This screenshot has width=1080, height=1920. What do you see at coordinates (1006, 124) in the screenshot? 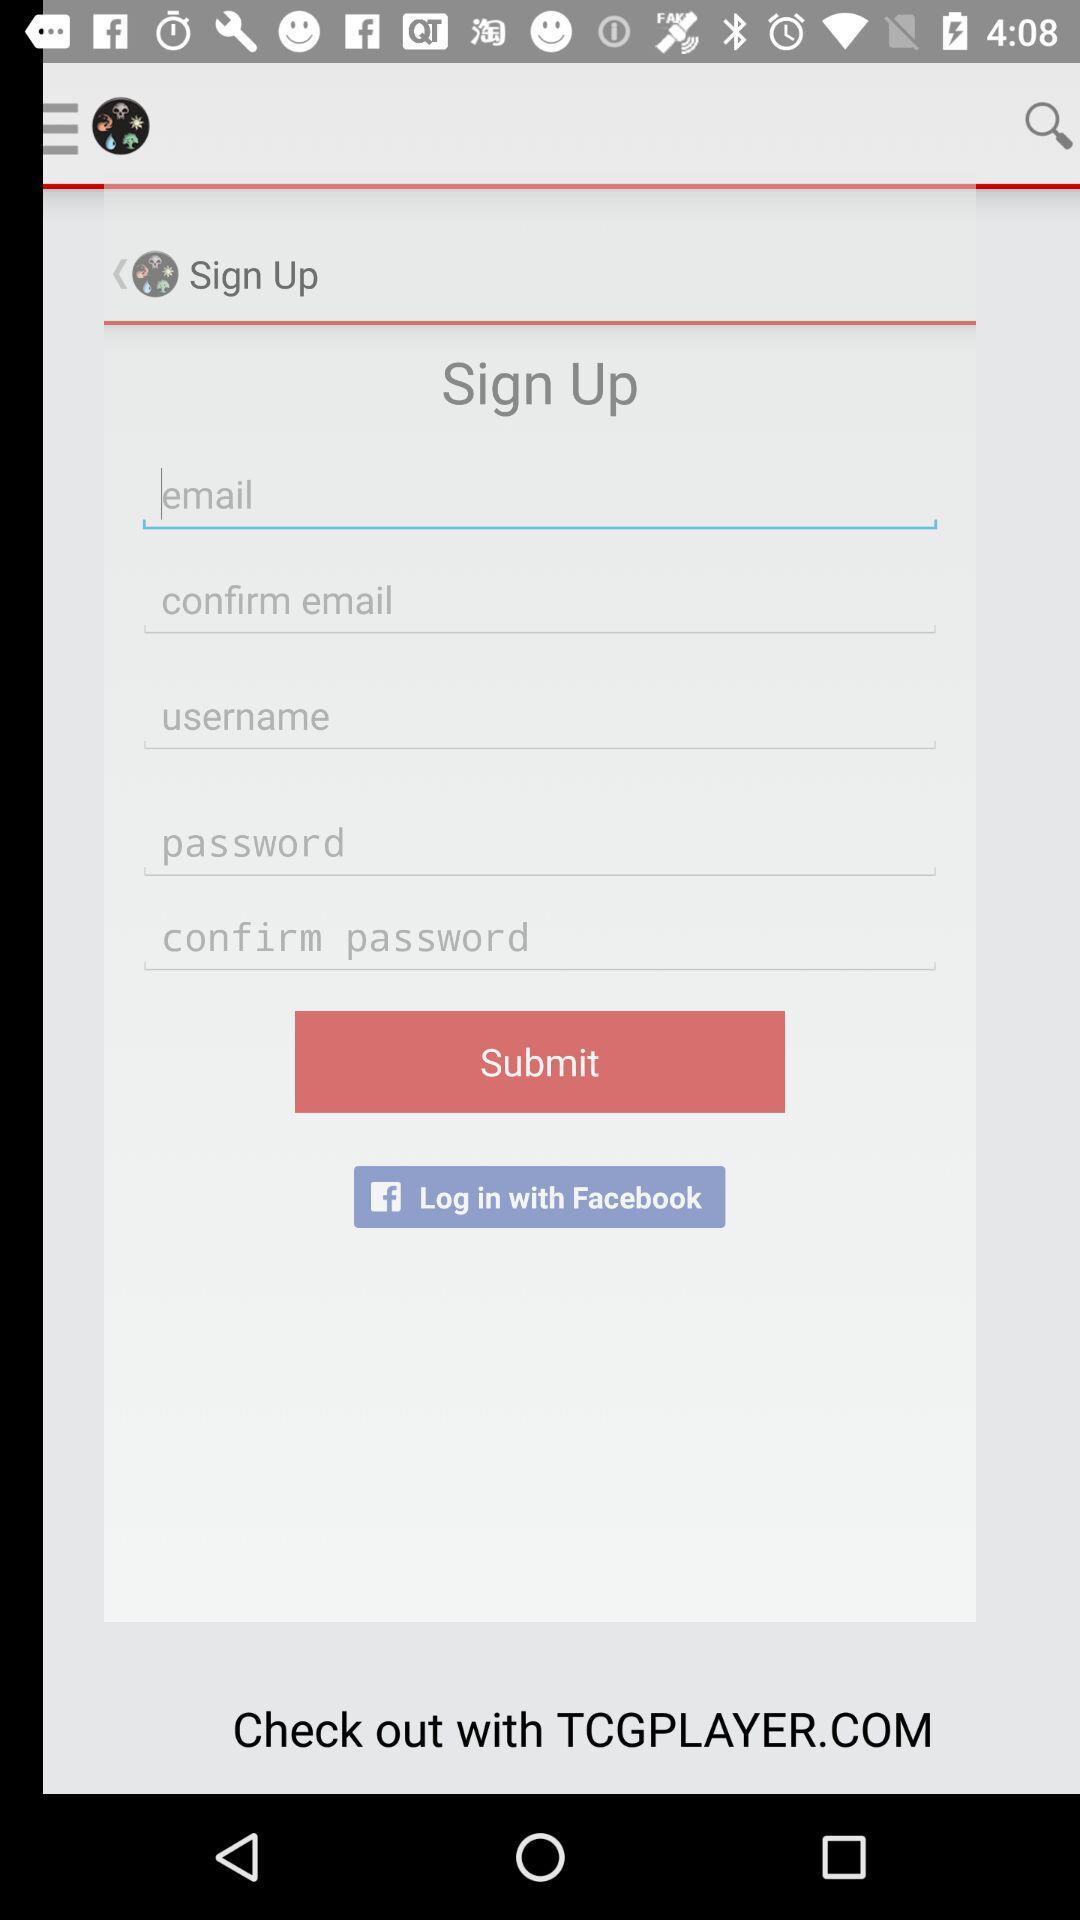
I see `the button which is at the top right corner of the page` at bounding box center [1006, 124].